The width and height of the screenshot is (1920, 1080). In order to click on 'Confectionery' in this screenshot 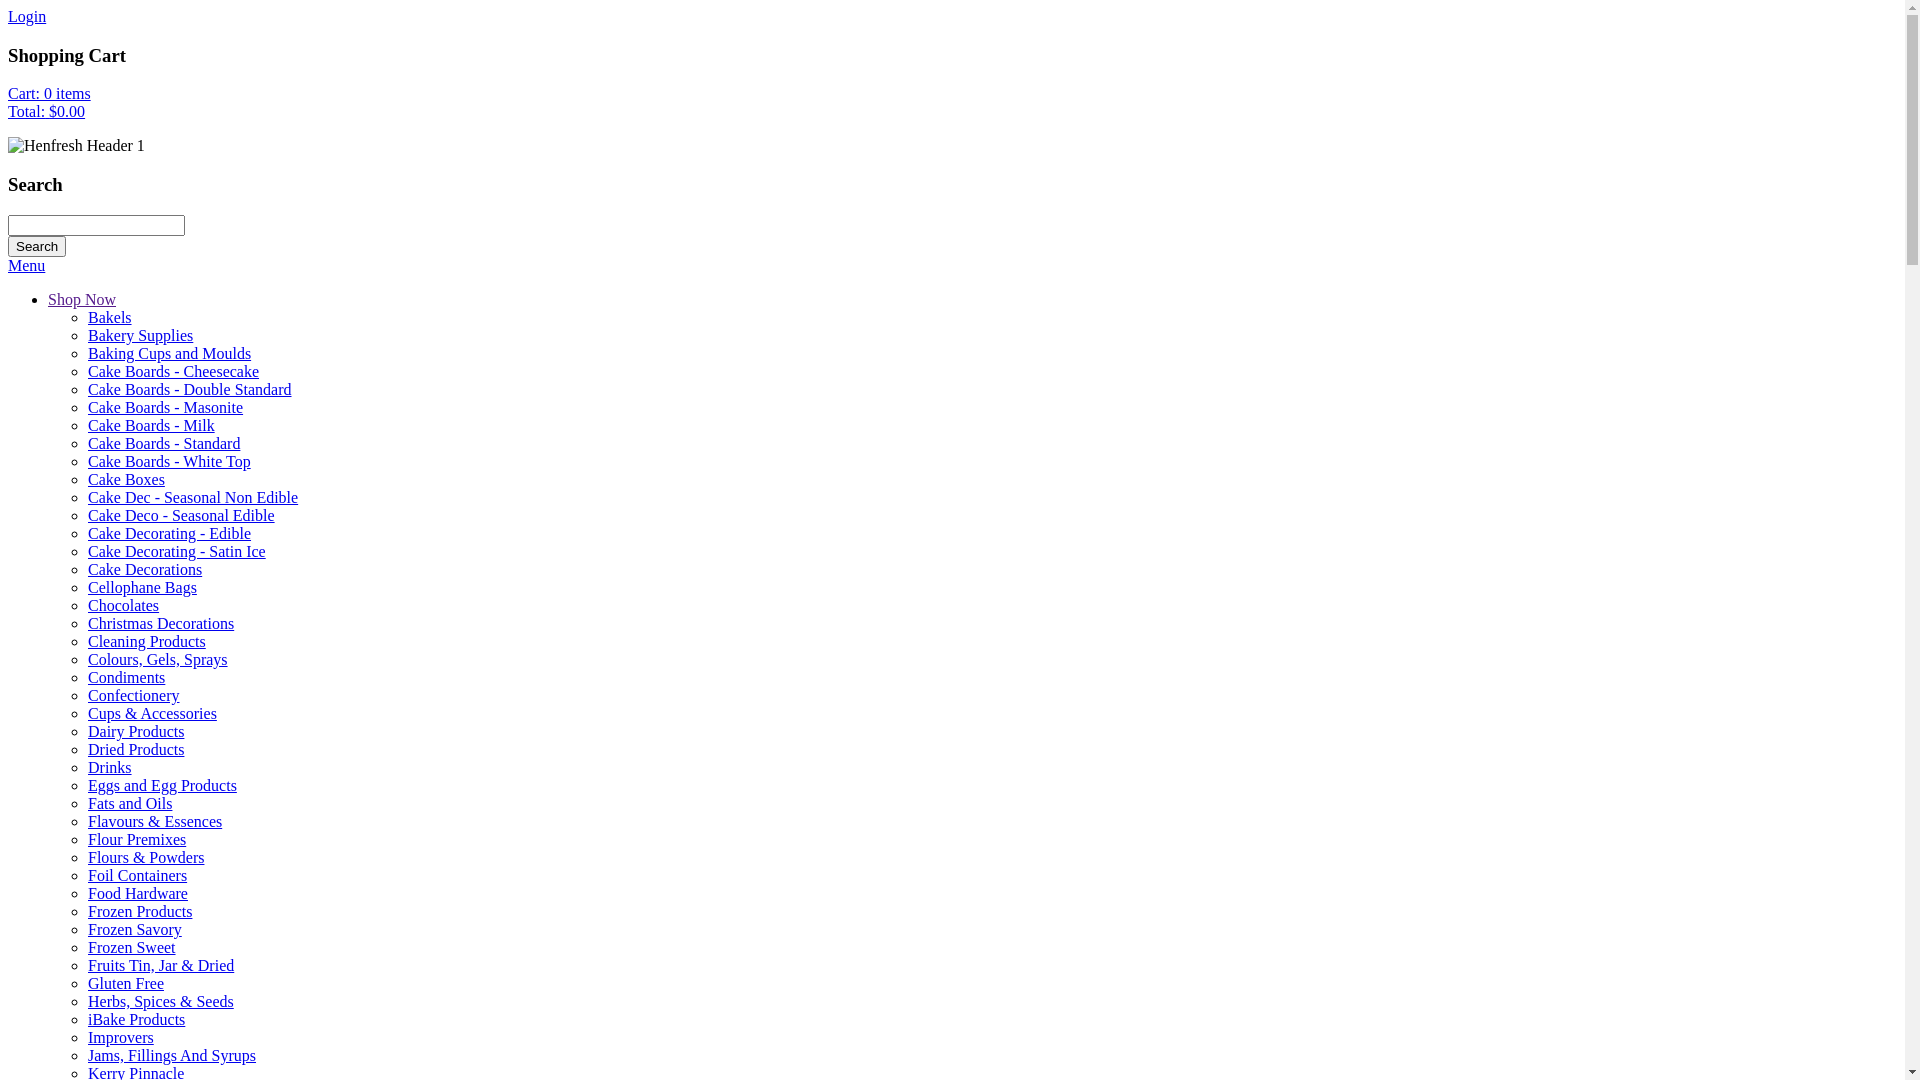, I will do `click(86, 694)`.